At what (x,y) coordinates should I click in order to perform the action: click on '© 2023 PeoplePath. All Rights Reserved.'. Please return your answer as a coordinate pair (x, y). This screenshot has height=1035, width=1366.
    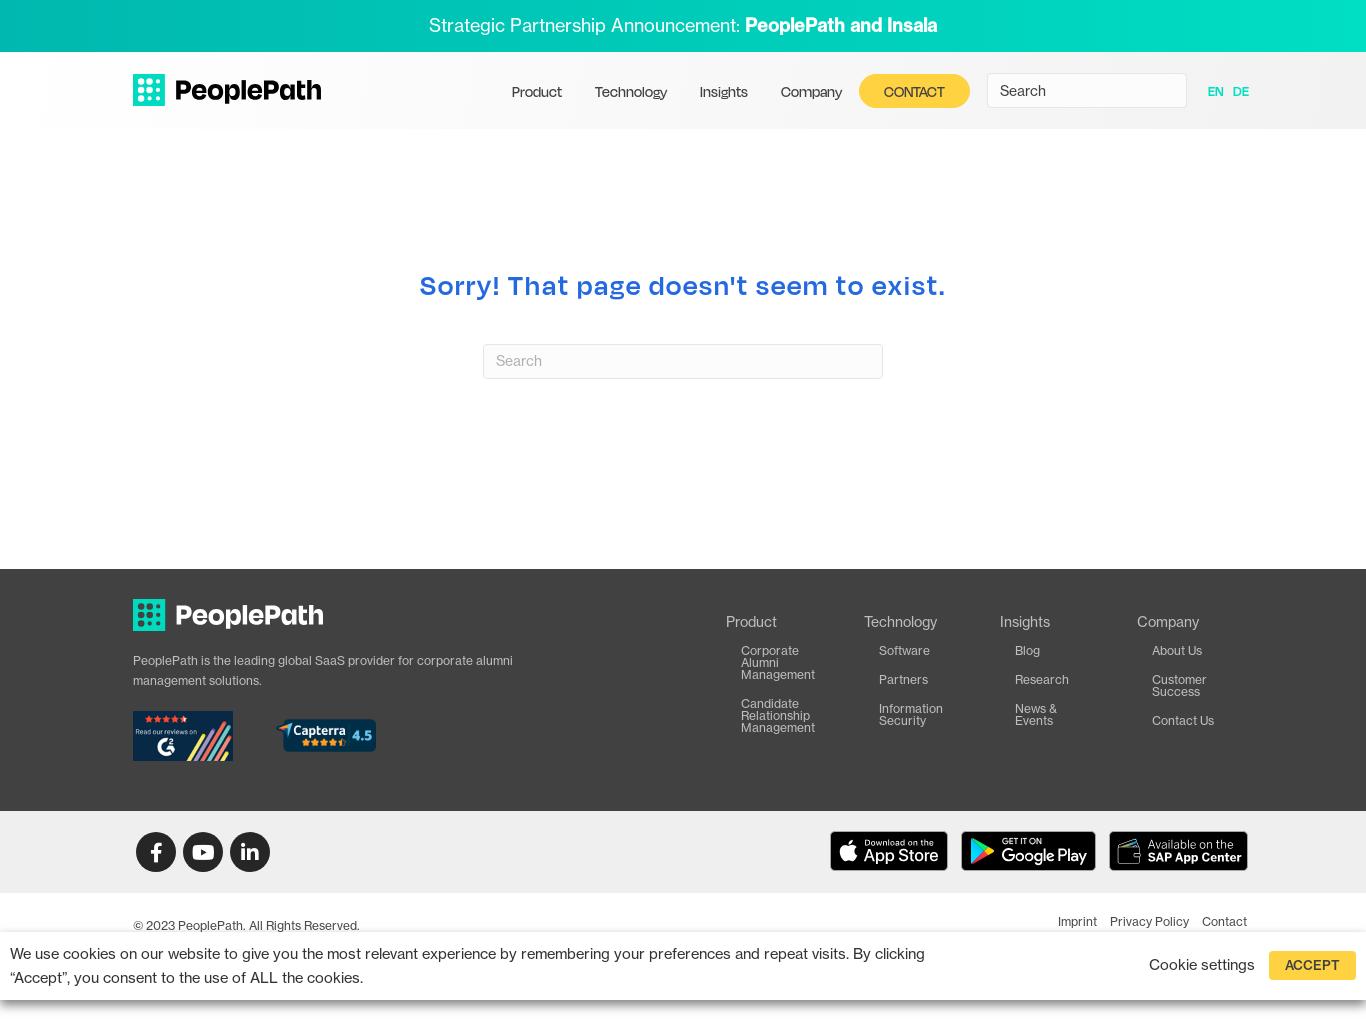
    Looking at the image, I should click on (246, 923).